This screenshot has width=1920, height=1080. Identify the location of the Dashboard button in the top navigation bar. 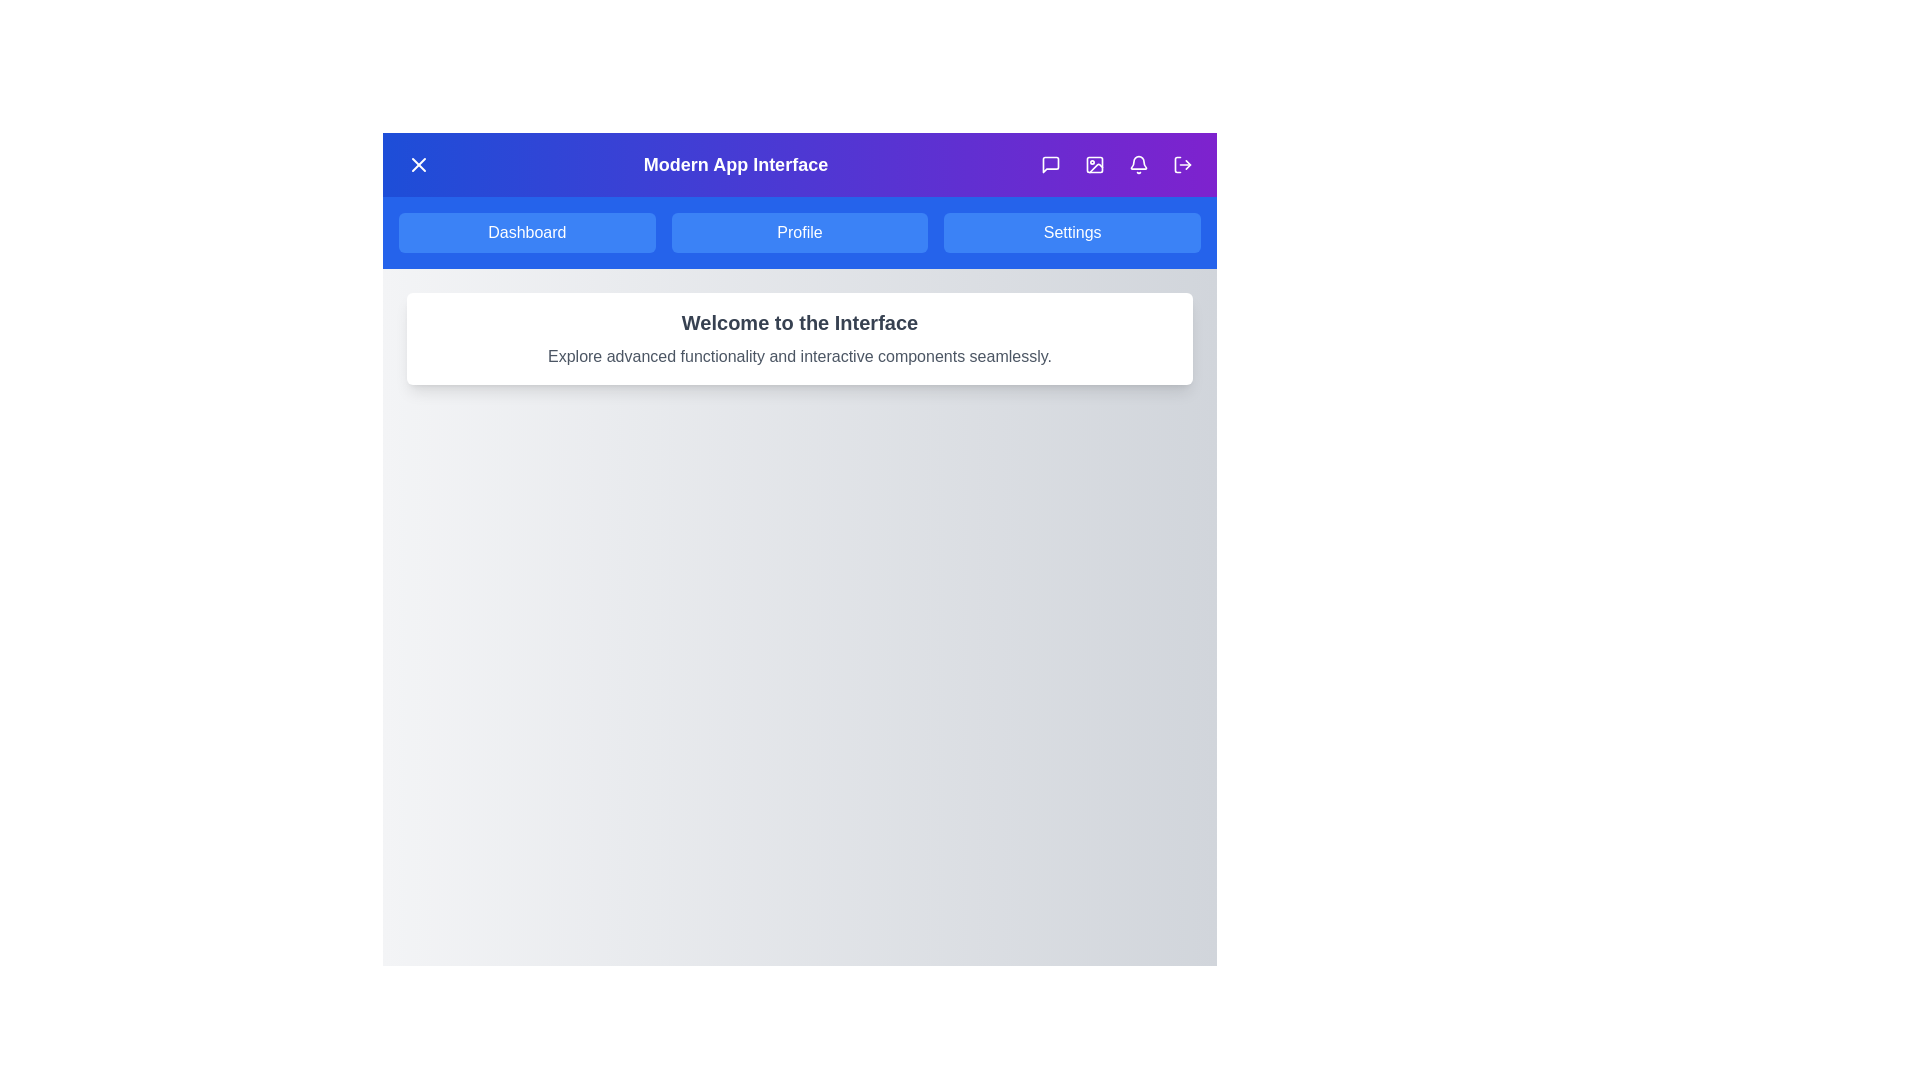
(527, 231).